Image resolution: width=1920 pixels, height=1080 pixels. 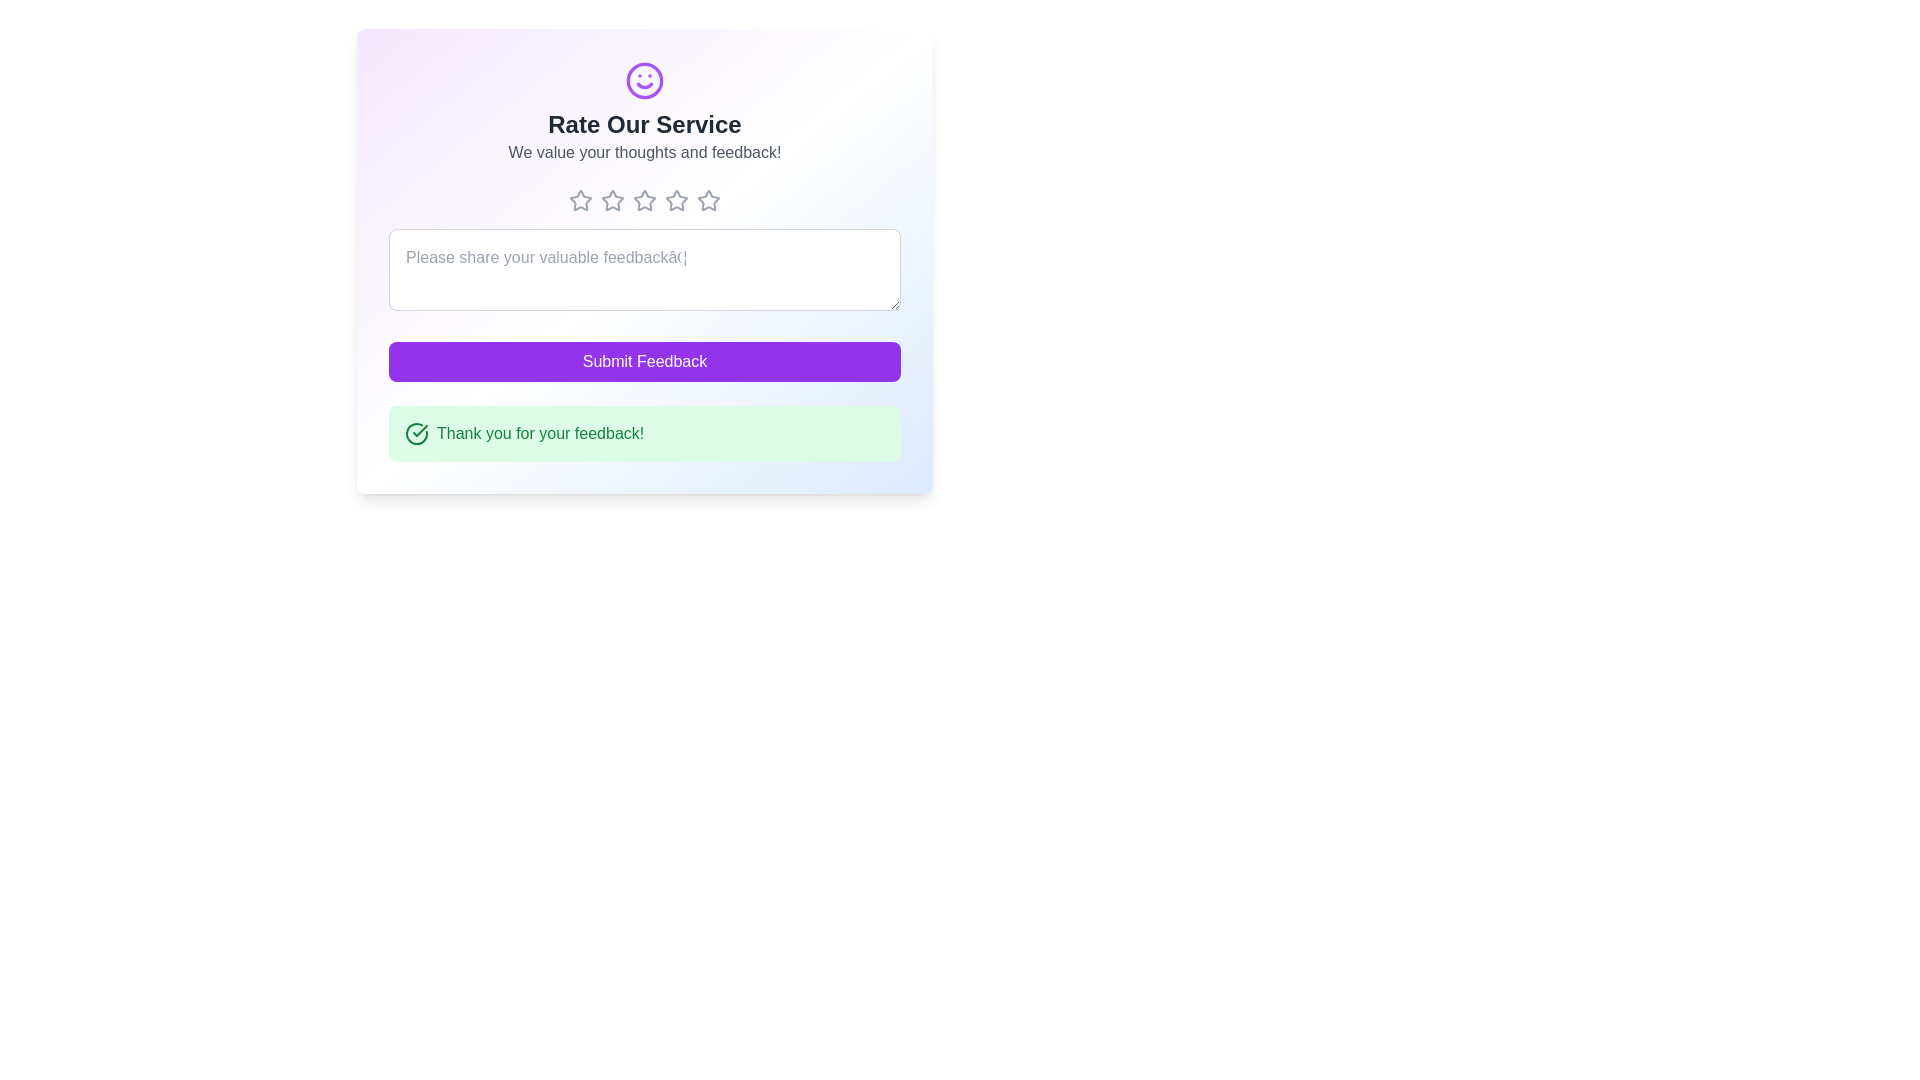 What do you see at coordinates (644, 433) in the screenshot?
I see `the confirmation message displayed in the Alert/Notification Box located at the center-bottom of the user interface, below the 'Submit Feedback' button` at bounding box center [644, 433].